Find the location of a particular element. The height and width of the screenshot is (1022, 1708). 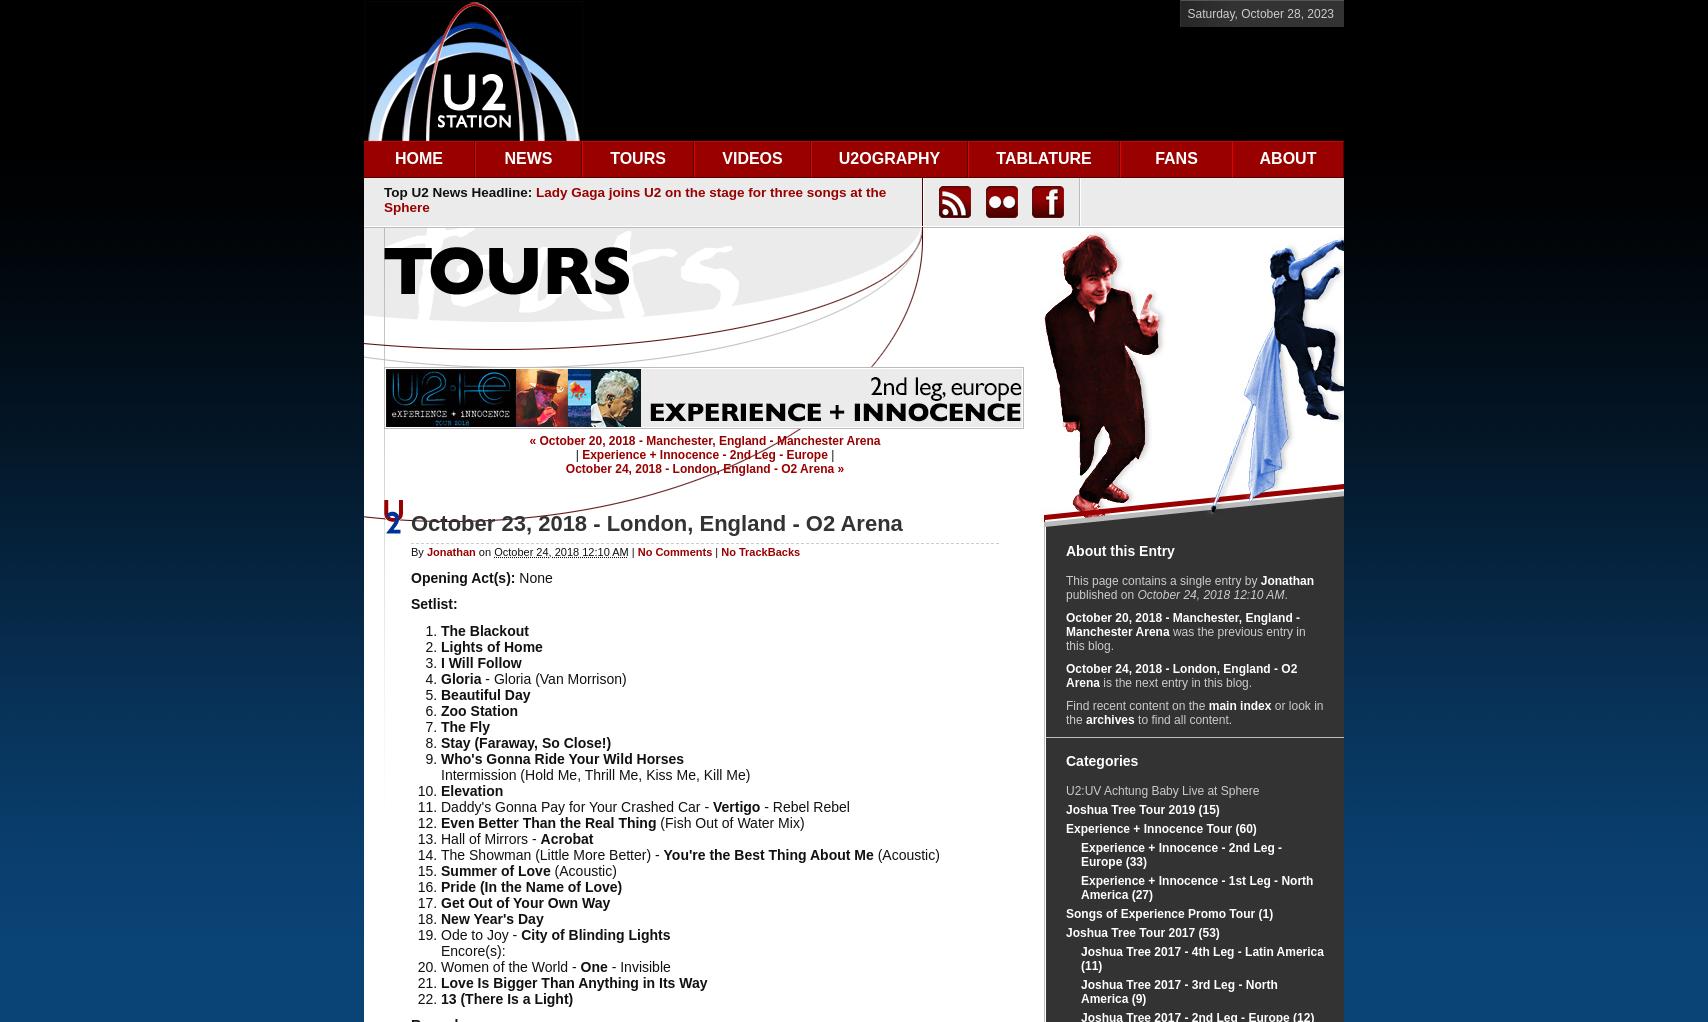

'Pride (In the Name of Love)' is located at coordinates (531, 884).